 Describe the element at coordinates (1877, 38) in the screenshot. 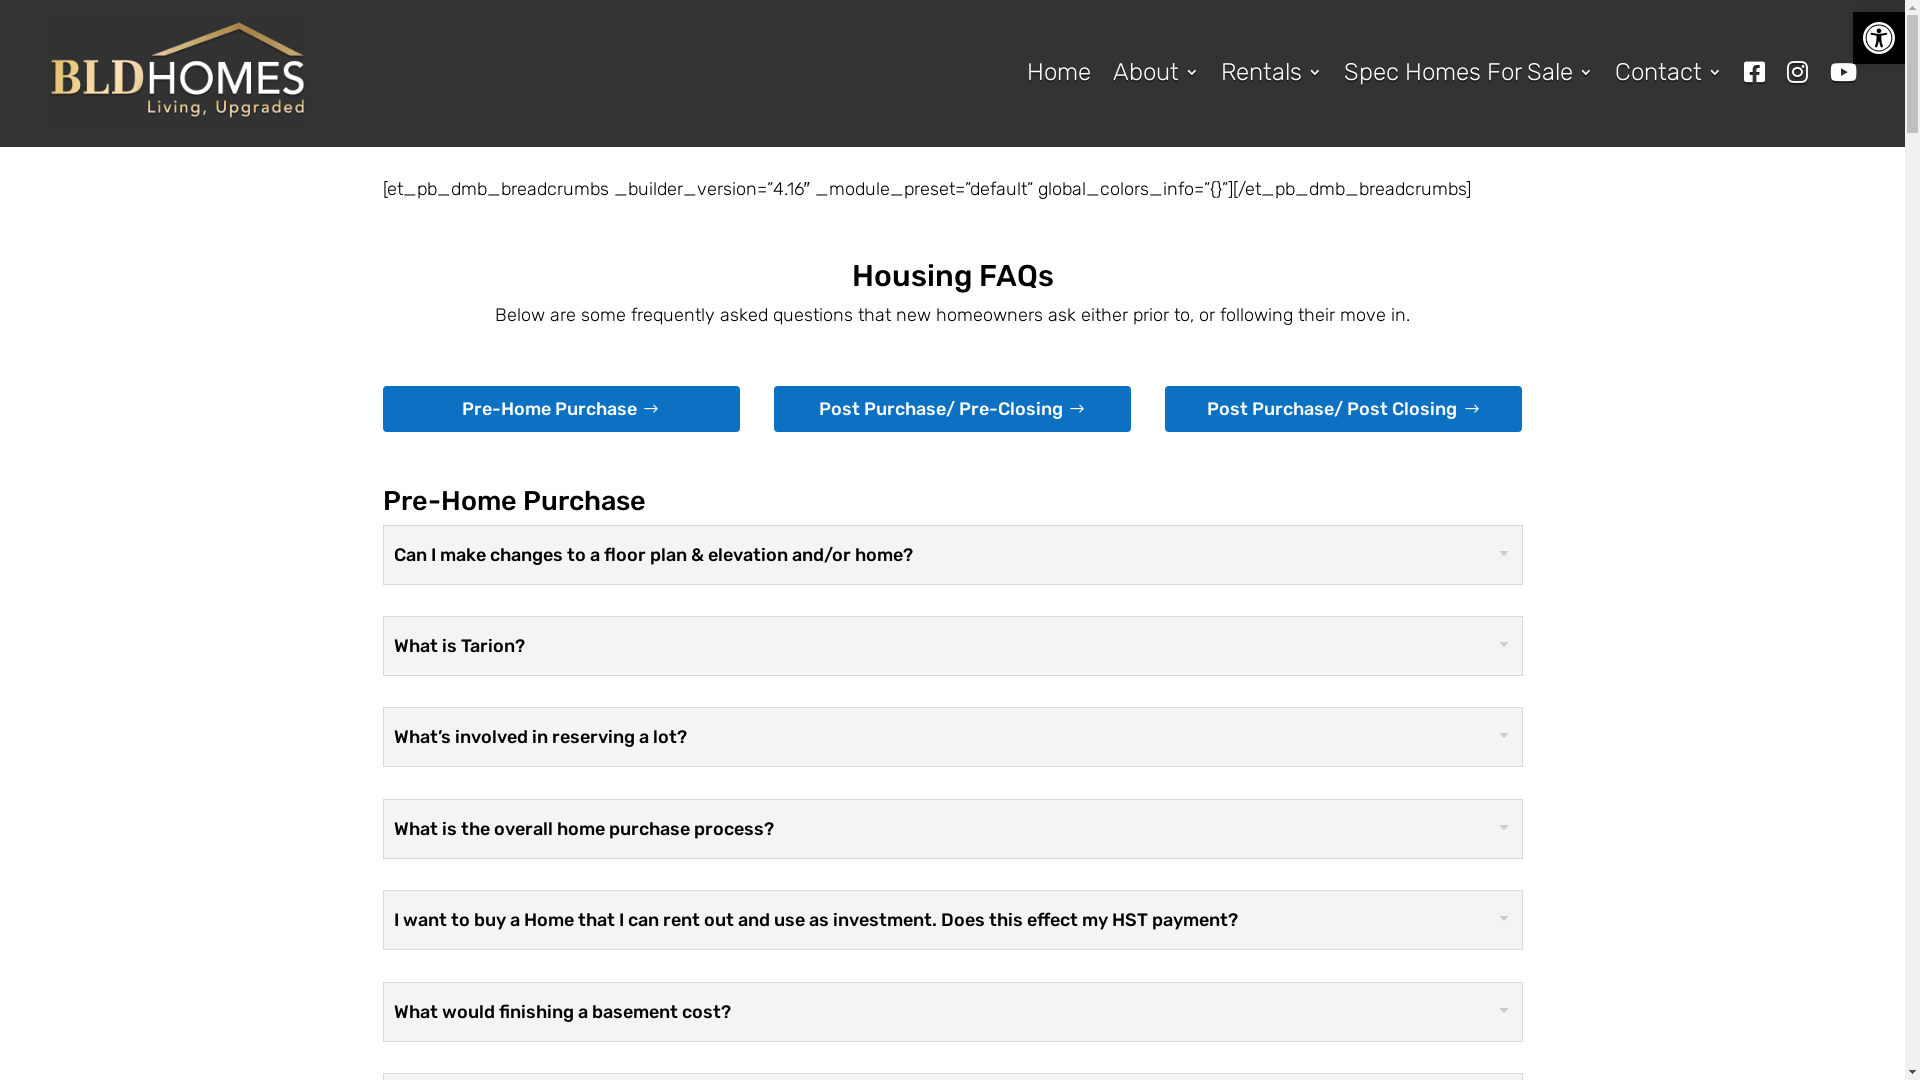

I see `'Open toolbar` at that location.